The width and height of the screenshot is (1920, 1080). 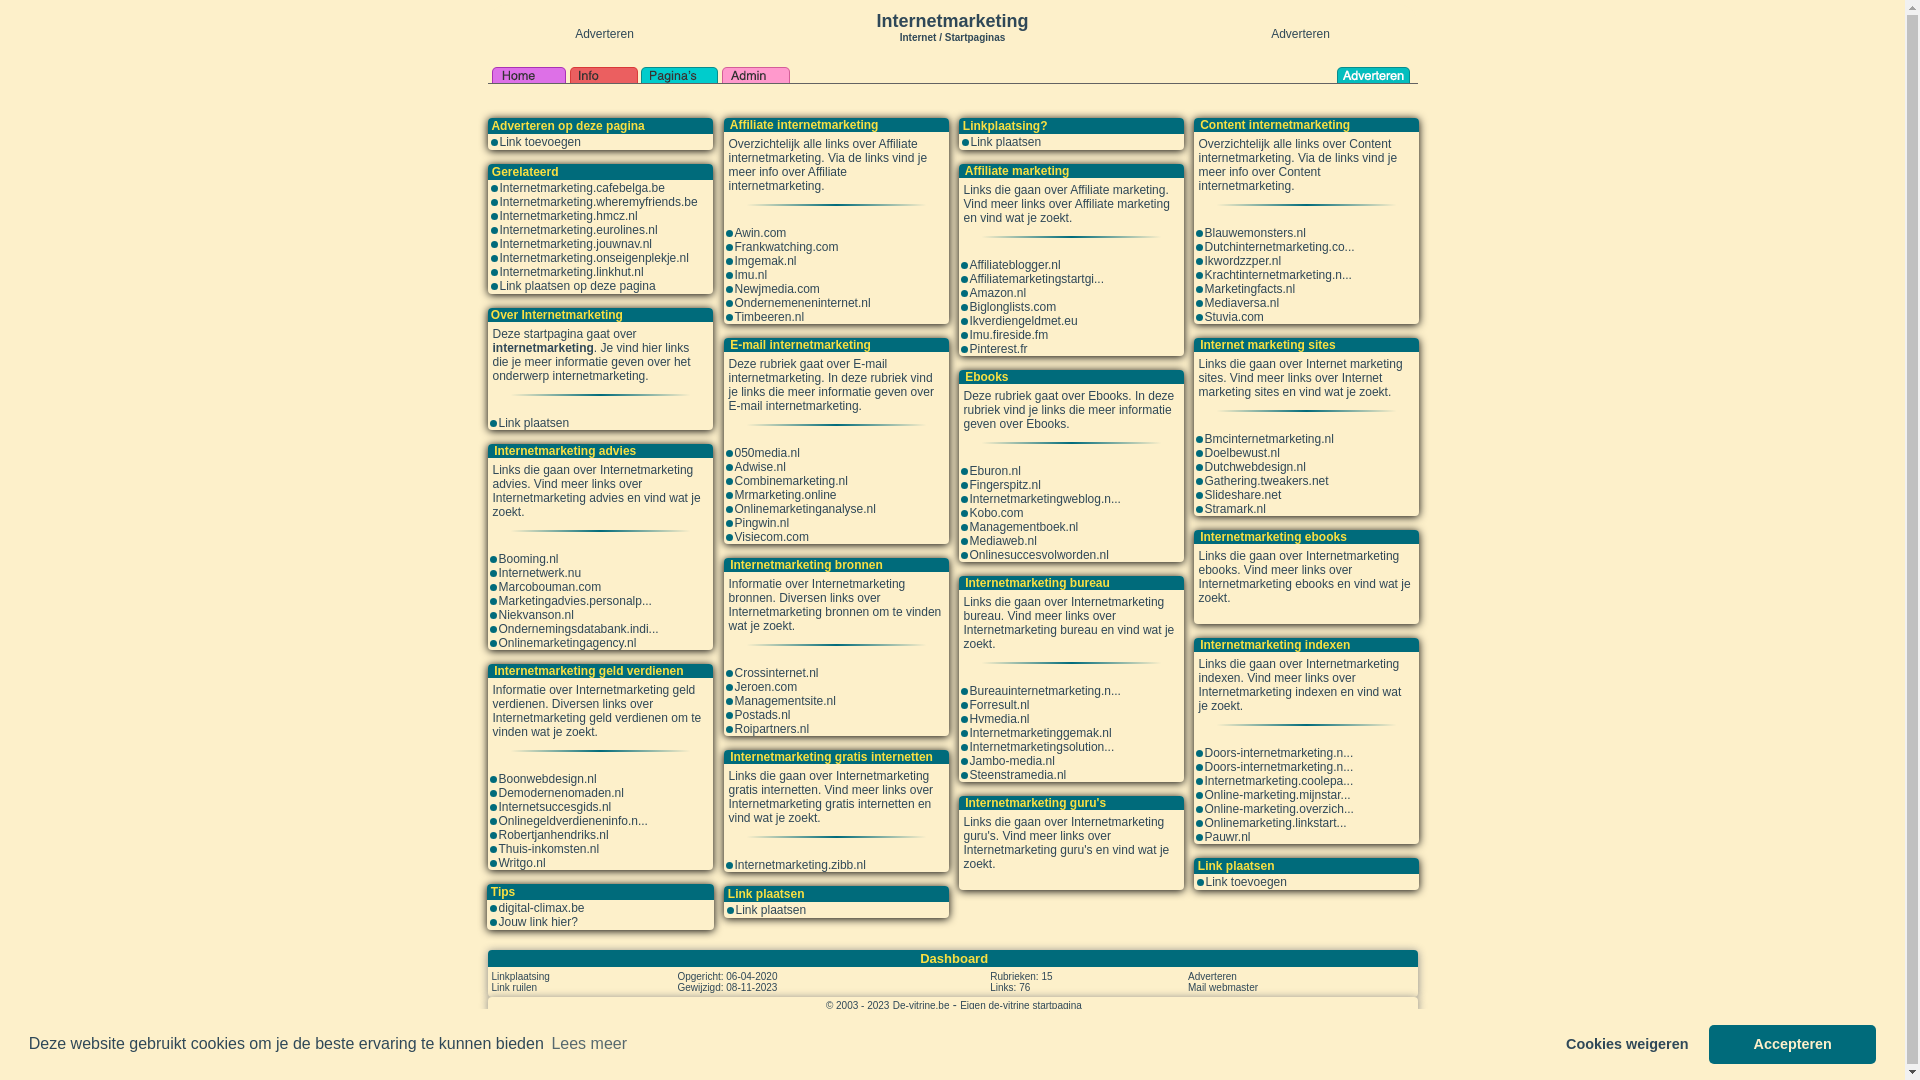 I want to click on 'Onlinemarketingagency.nl', so click(x=565, y=643).